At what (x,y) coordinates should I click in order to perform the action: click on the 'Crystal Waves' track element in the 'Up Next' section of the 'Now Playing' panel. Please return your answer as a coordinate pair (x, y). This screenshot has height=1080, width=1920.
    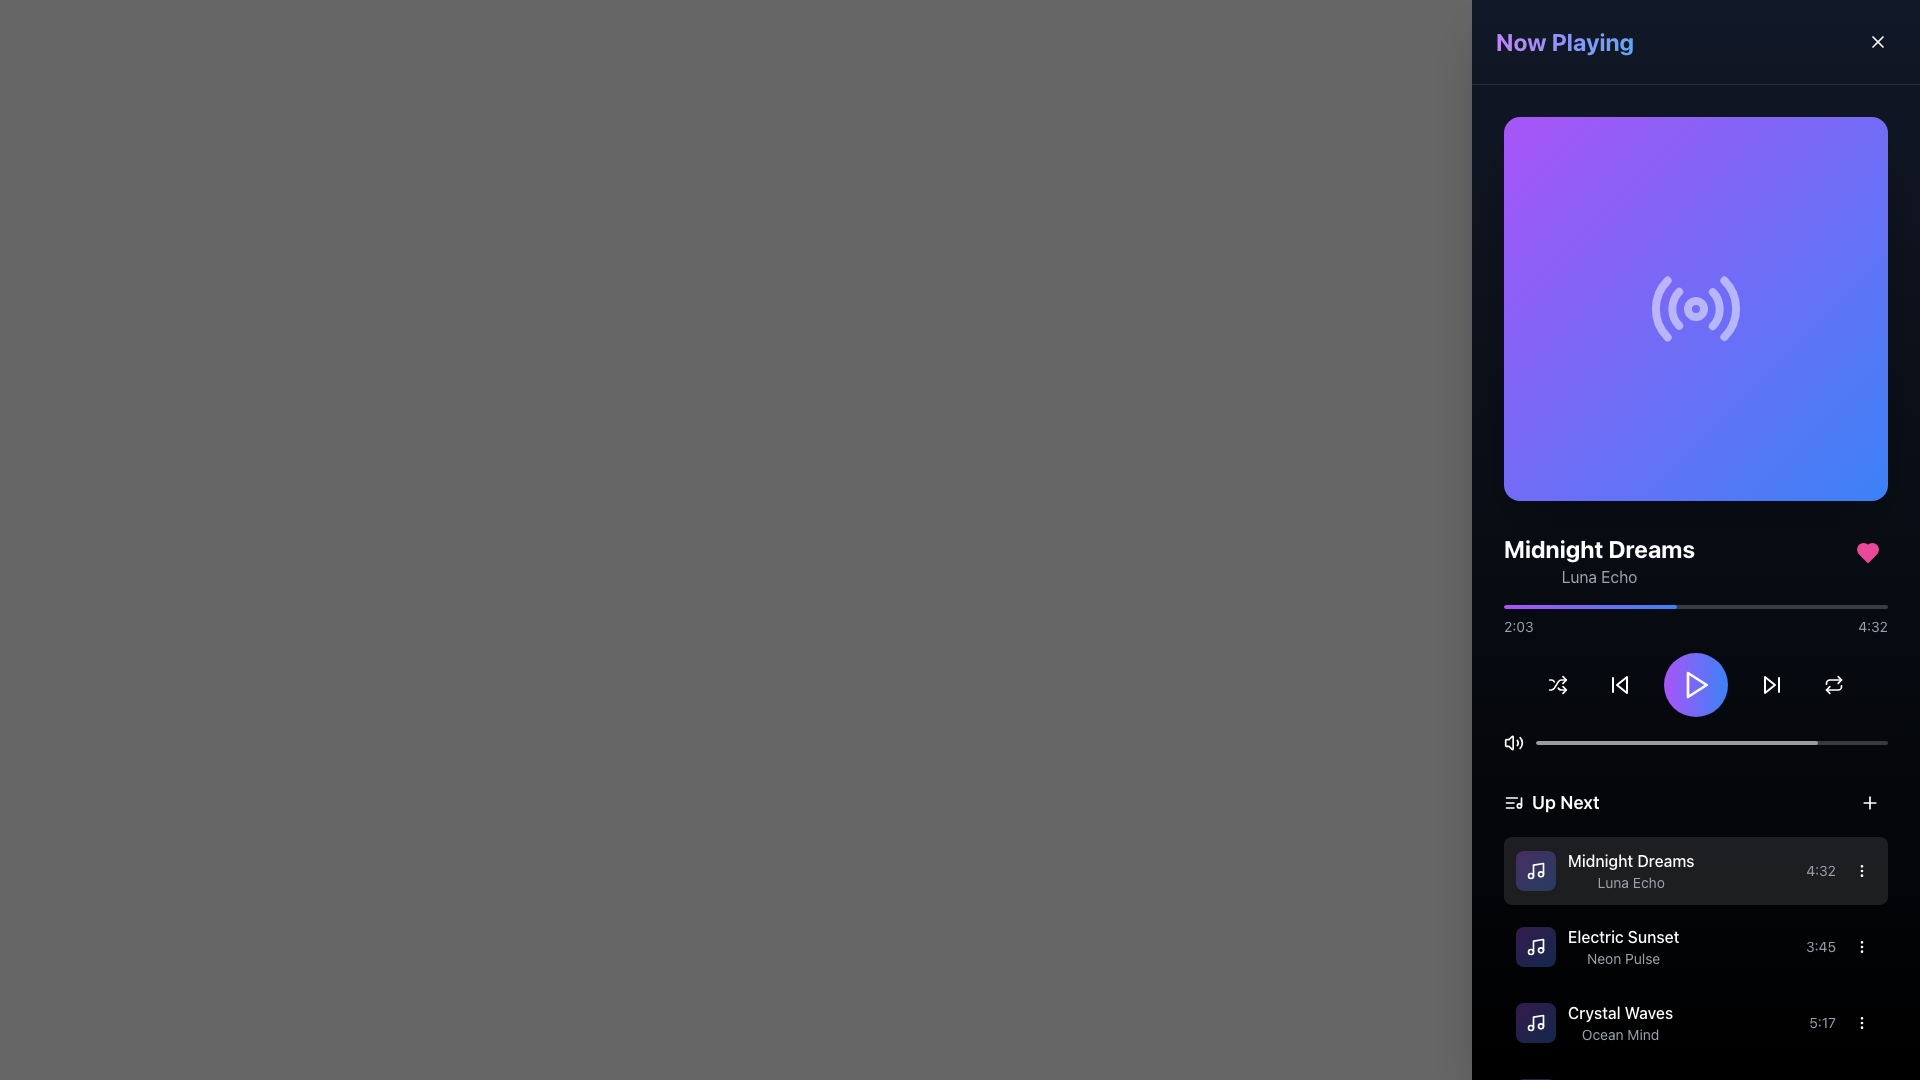
    Looking at the image, I should click on (1593, 1022).